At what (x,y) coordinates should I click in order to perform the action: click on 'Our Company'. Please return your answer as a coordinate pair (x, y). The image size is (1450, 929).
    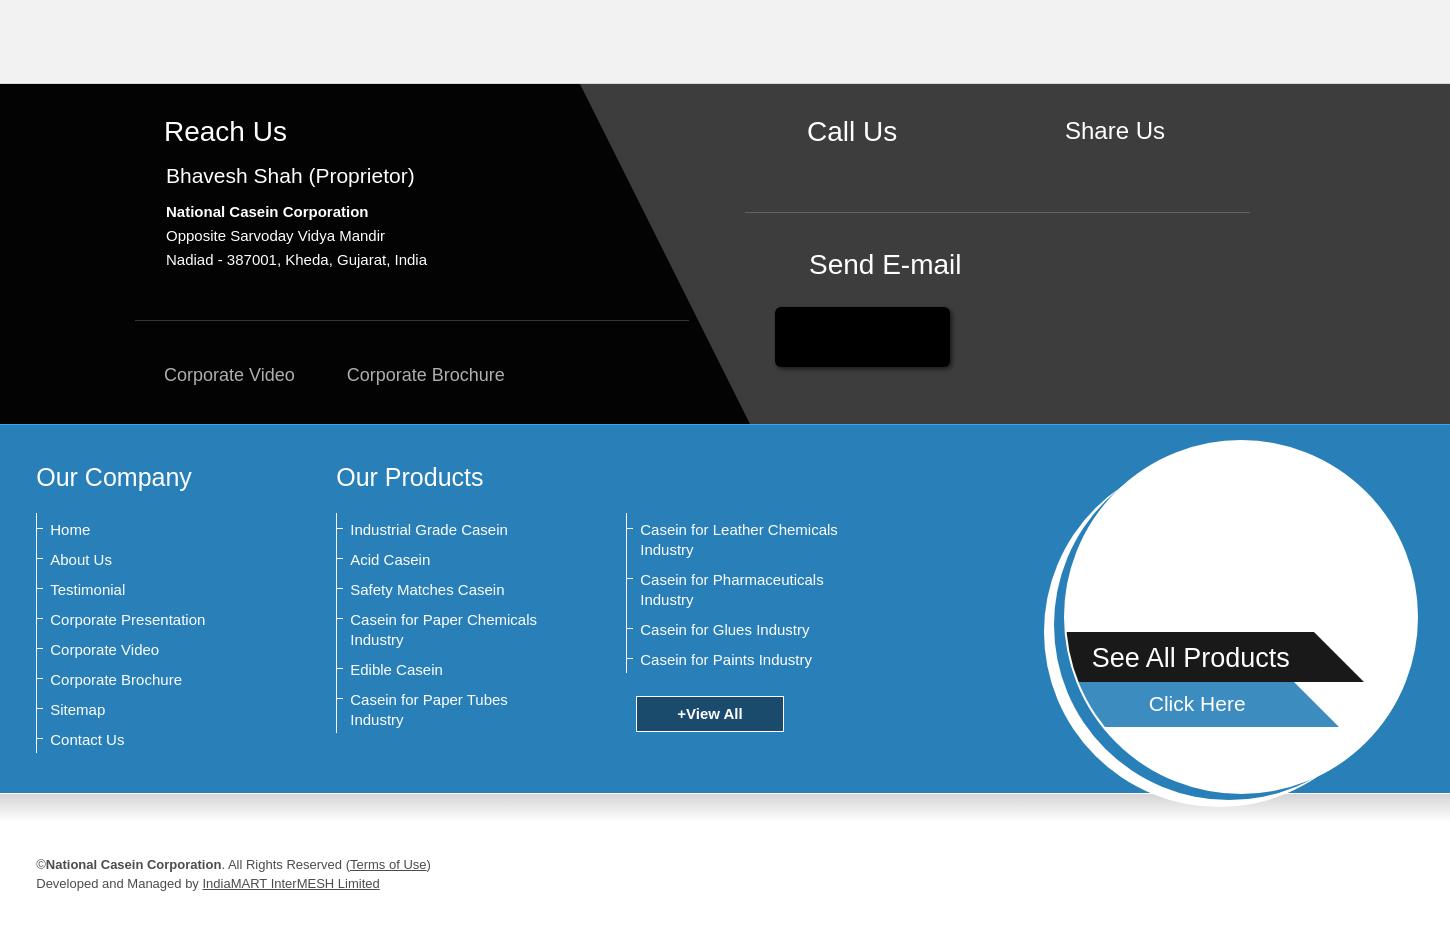
    Looking at the image, I should click on (35, 477).